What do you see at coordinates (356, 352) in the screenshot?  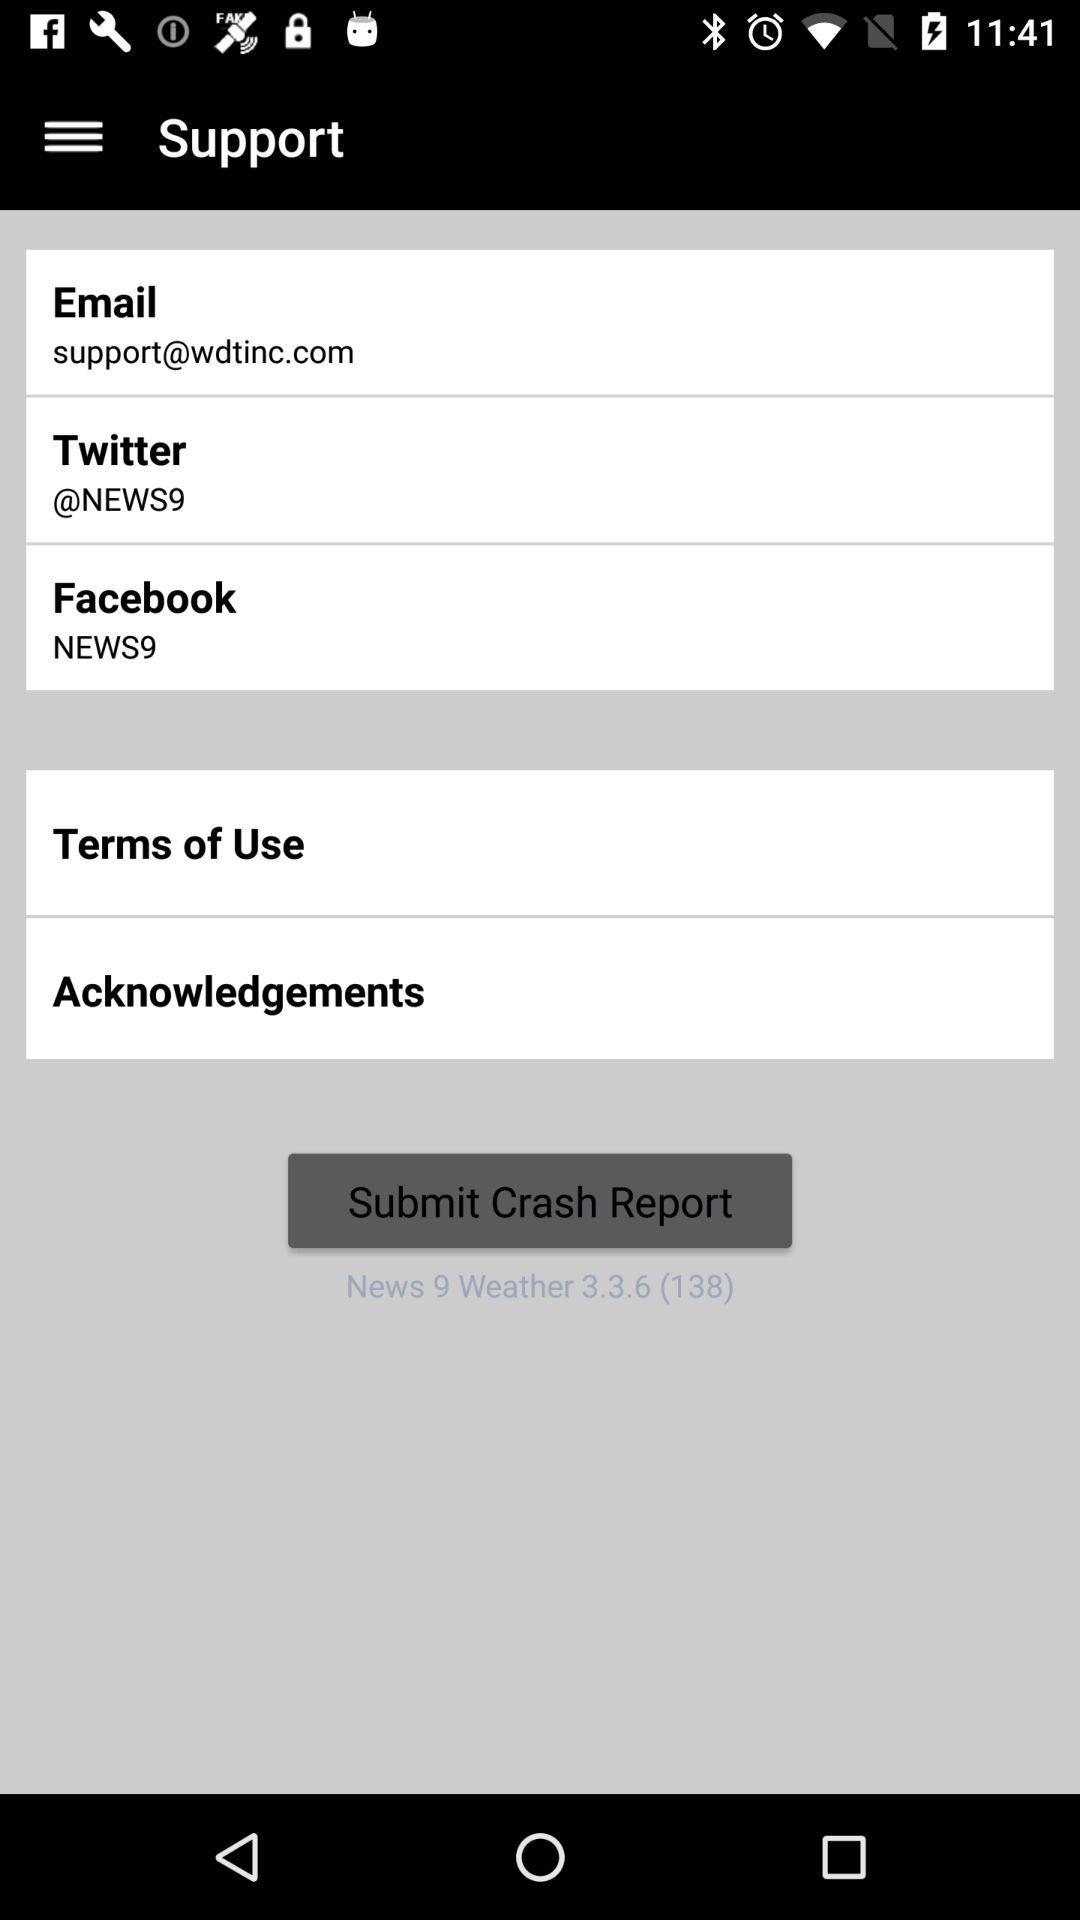 I see `the icon below email` at bounding box center [356, 352].